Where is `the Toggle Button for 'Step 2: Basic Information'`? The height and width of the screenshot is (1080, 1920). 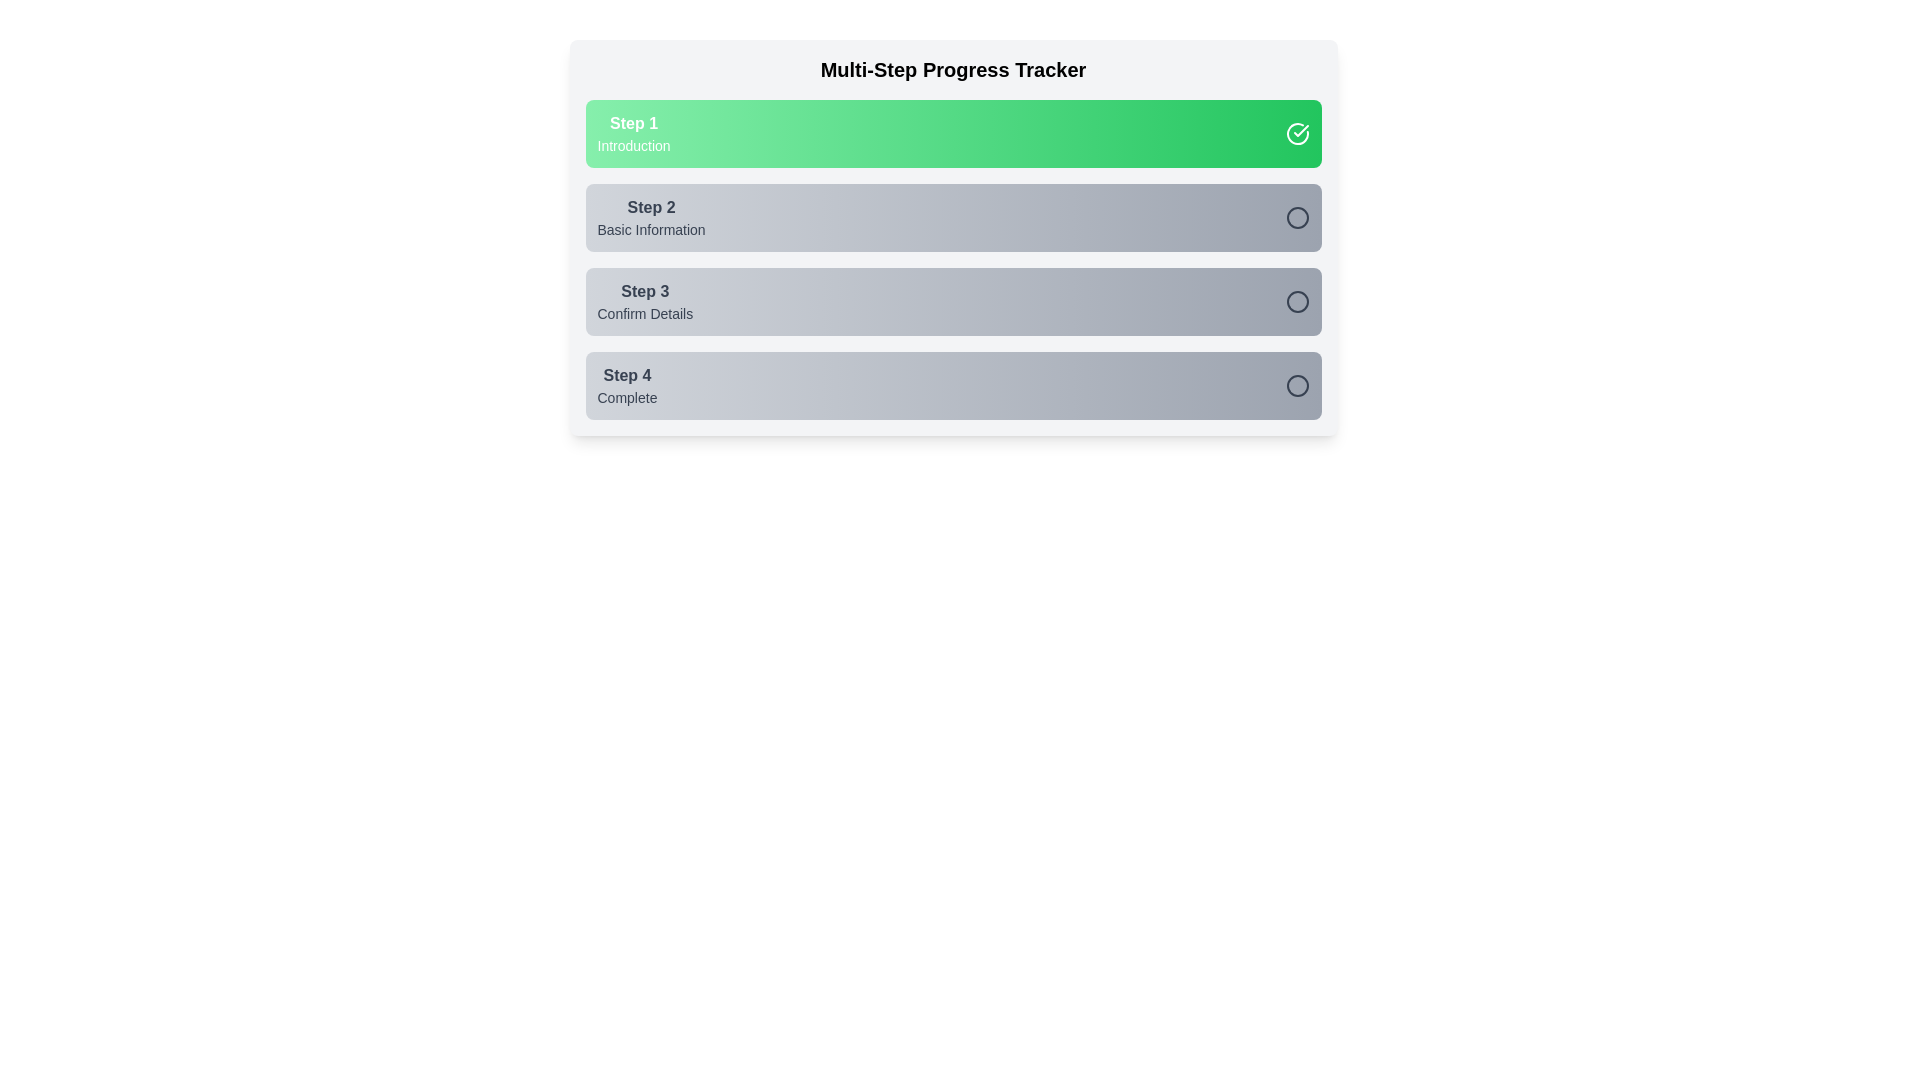
the Toggle Button for 'Step 2: Basic Information' is located at coordinates (1297, 218).